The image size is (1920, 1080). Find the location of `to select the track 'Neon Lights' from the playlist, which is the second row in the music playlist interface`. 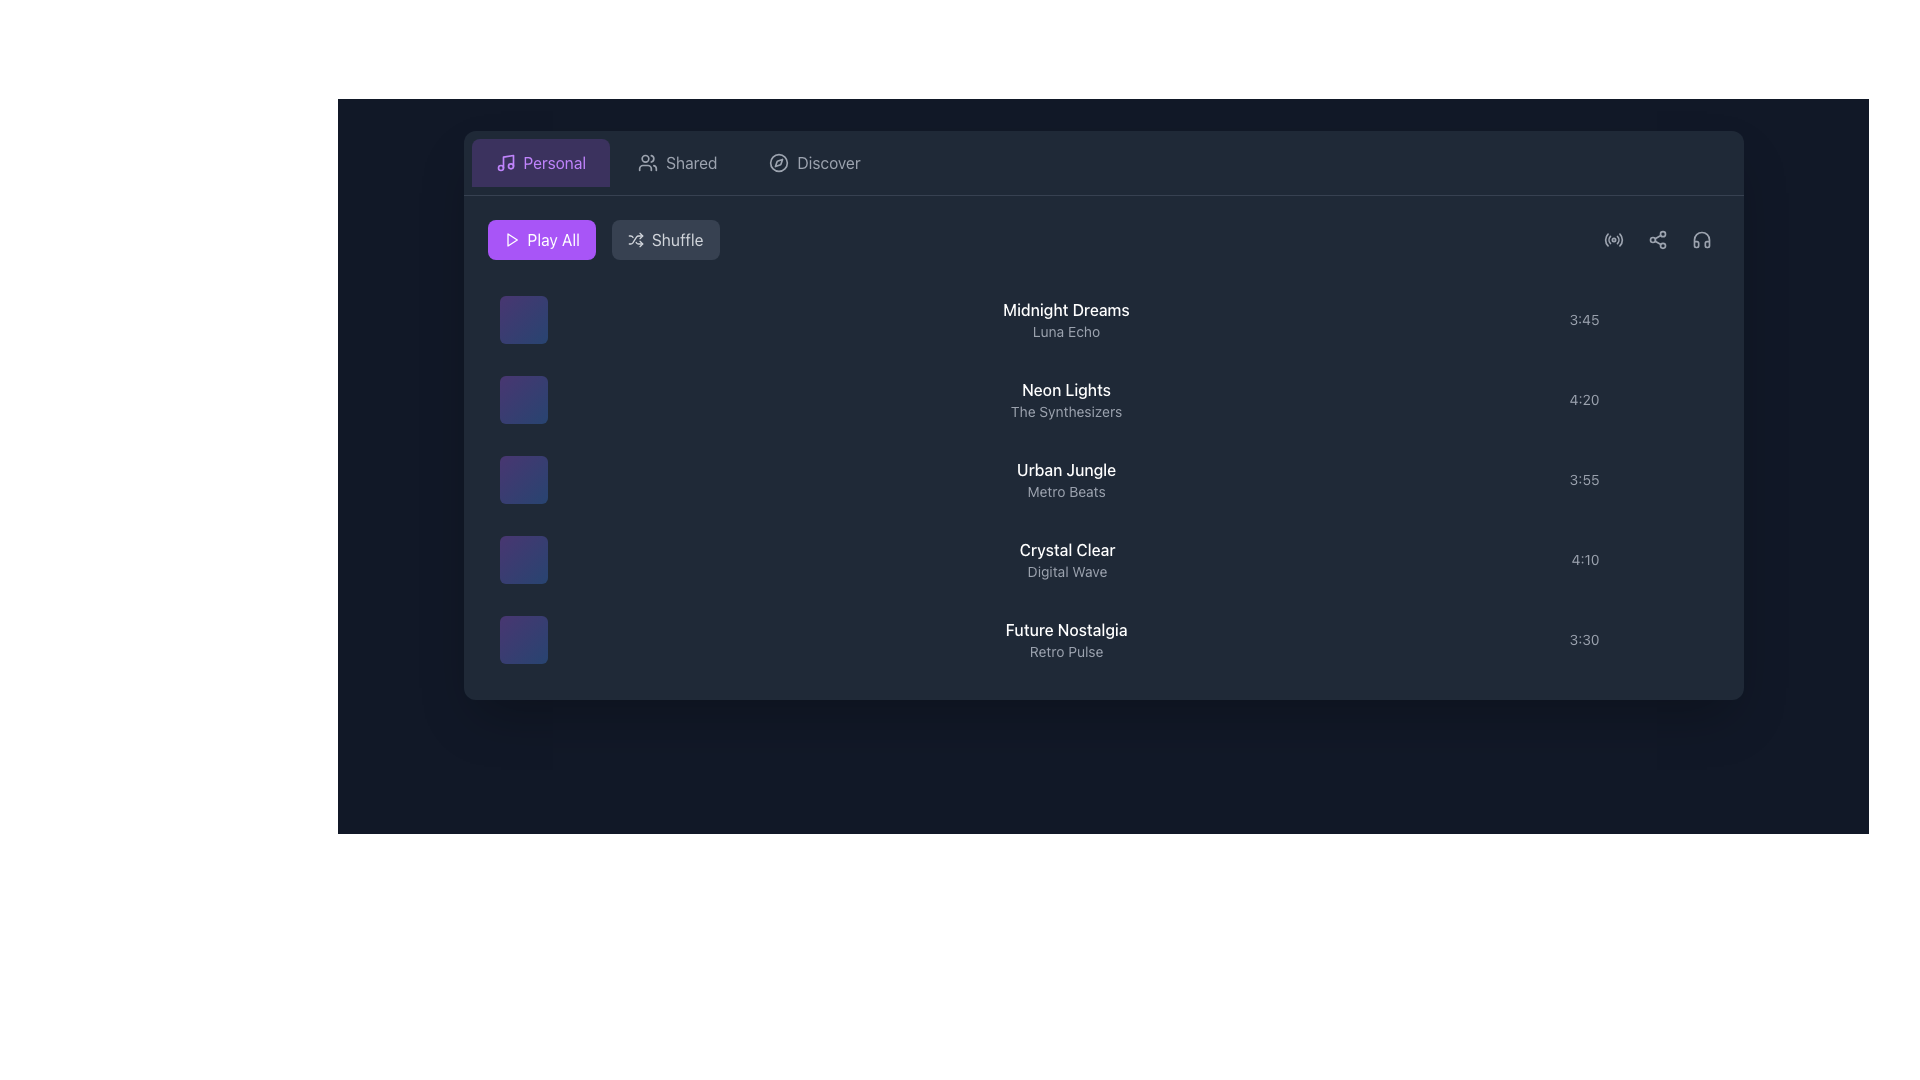

to select the track 'Neon Lights' from the playlist, which is the second row in the music playlist interface is located at coordinates (1102, 400).